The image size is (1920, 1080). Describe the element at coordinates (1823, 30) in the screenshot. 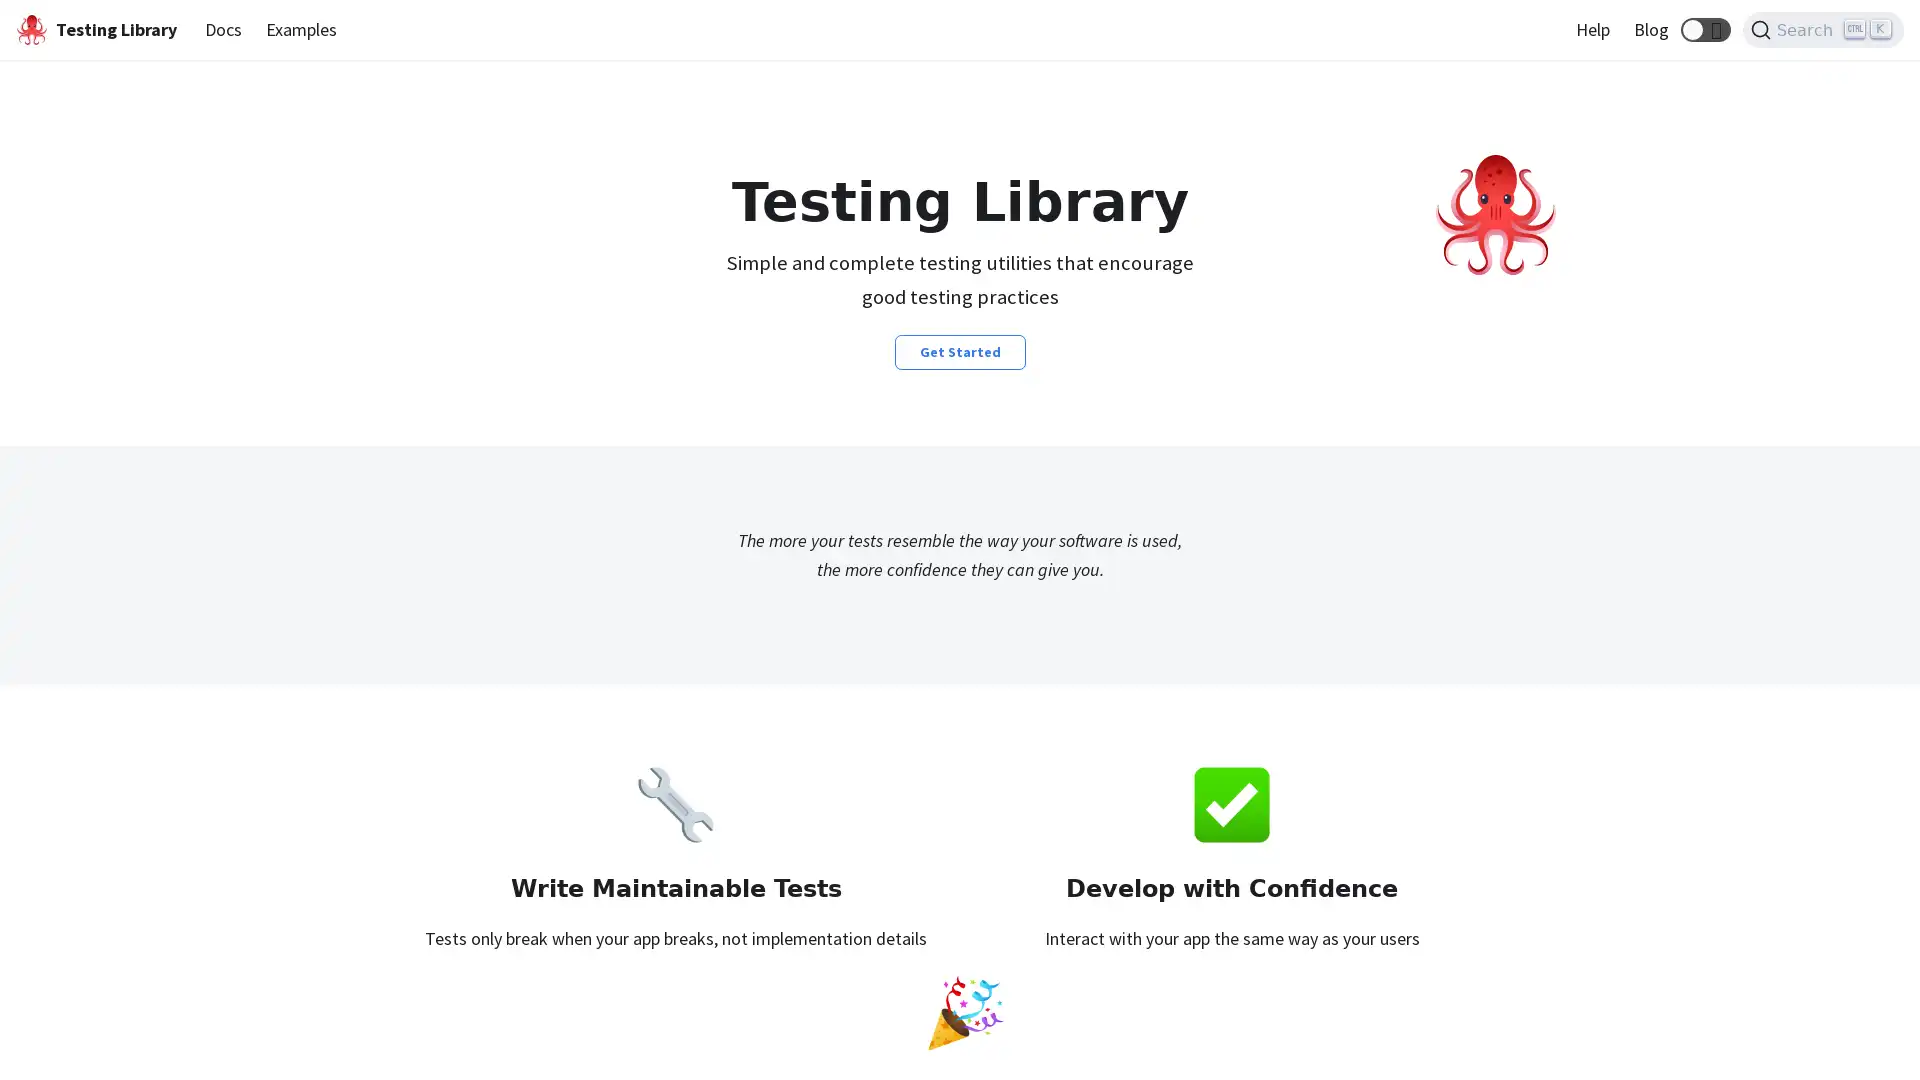

I see `Search` at that location.